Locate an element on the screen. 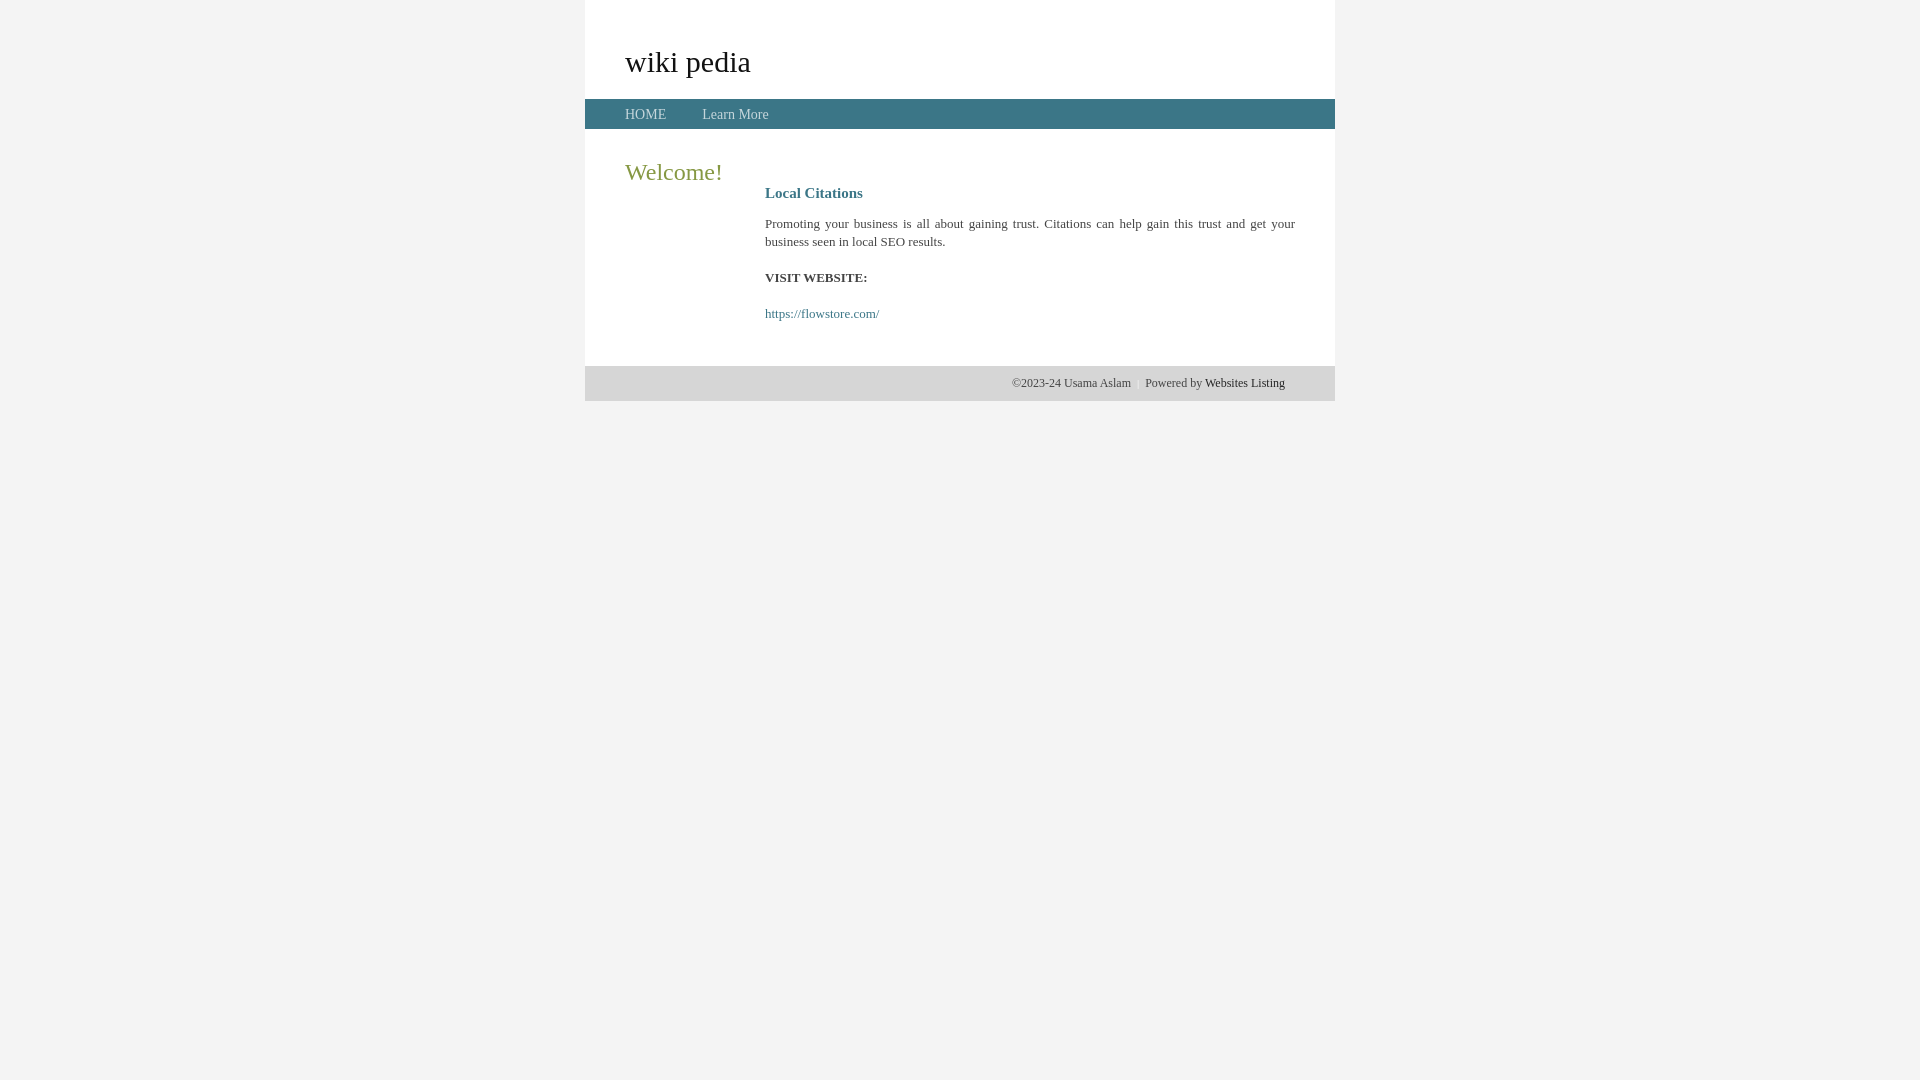 This screenshot has width=1920, height=1080. 'https://flowstore.com/' is located at coordinates (821, 313).